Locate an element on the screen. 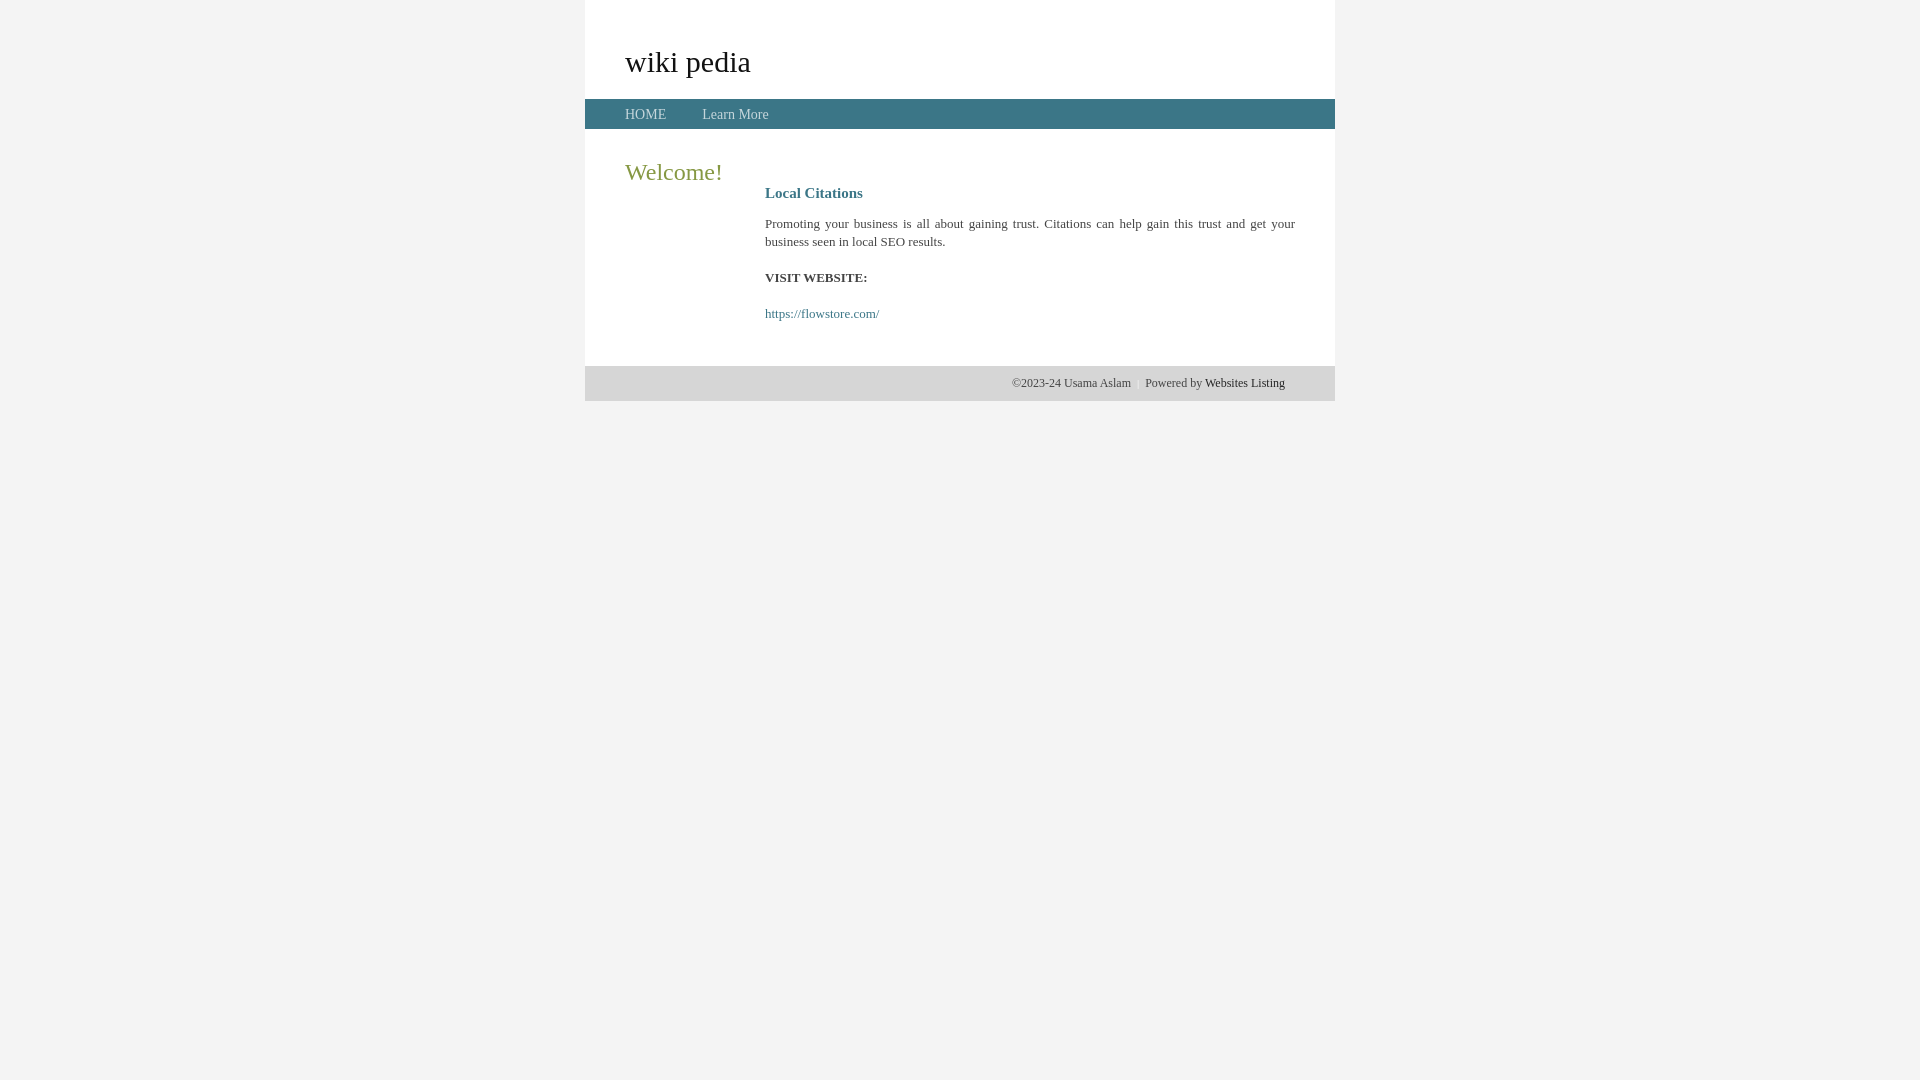 This screenshot has width=1920, height=1080. 'https://flowstore.com/' is located at coordinates (821, 313).